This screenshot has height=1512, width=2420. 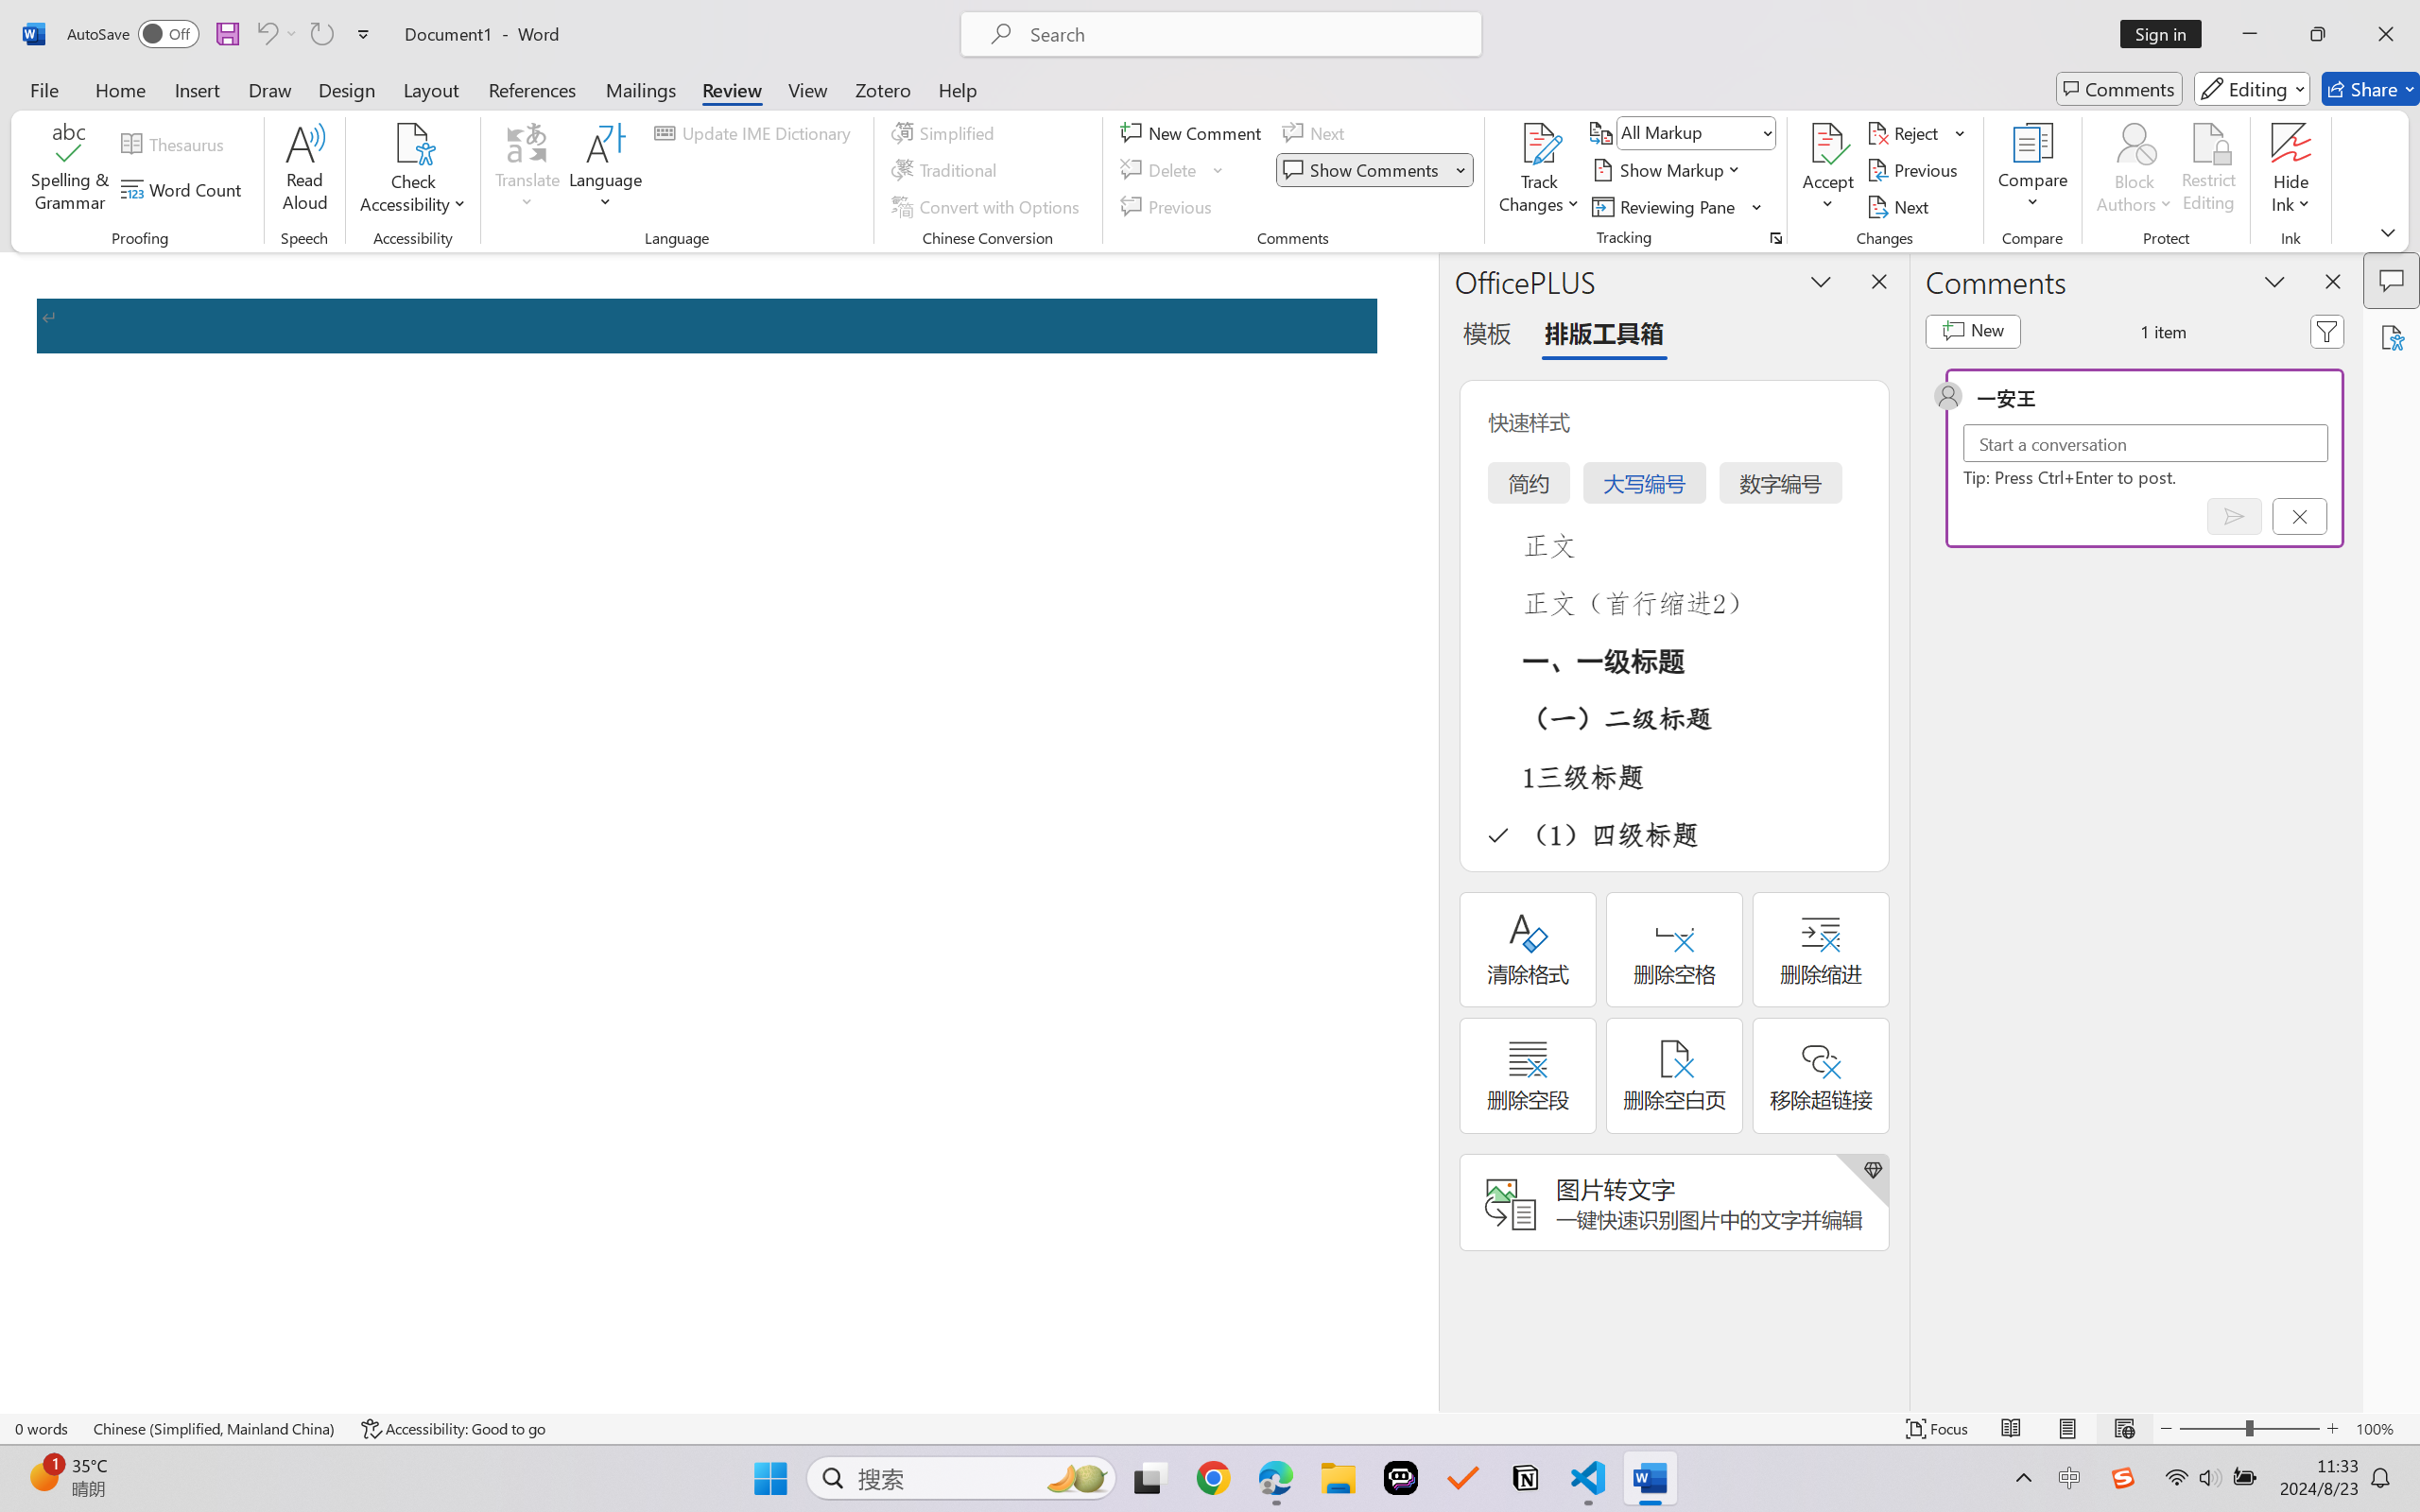 What do you see at coordinates (2253, 88) in the screenshot?
I see `'Editing'` at bounding box center [2253, 88].